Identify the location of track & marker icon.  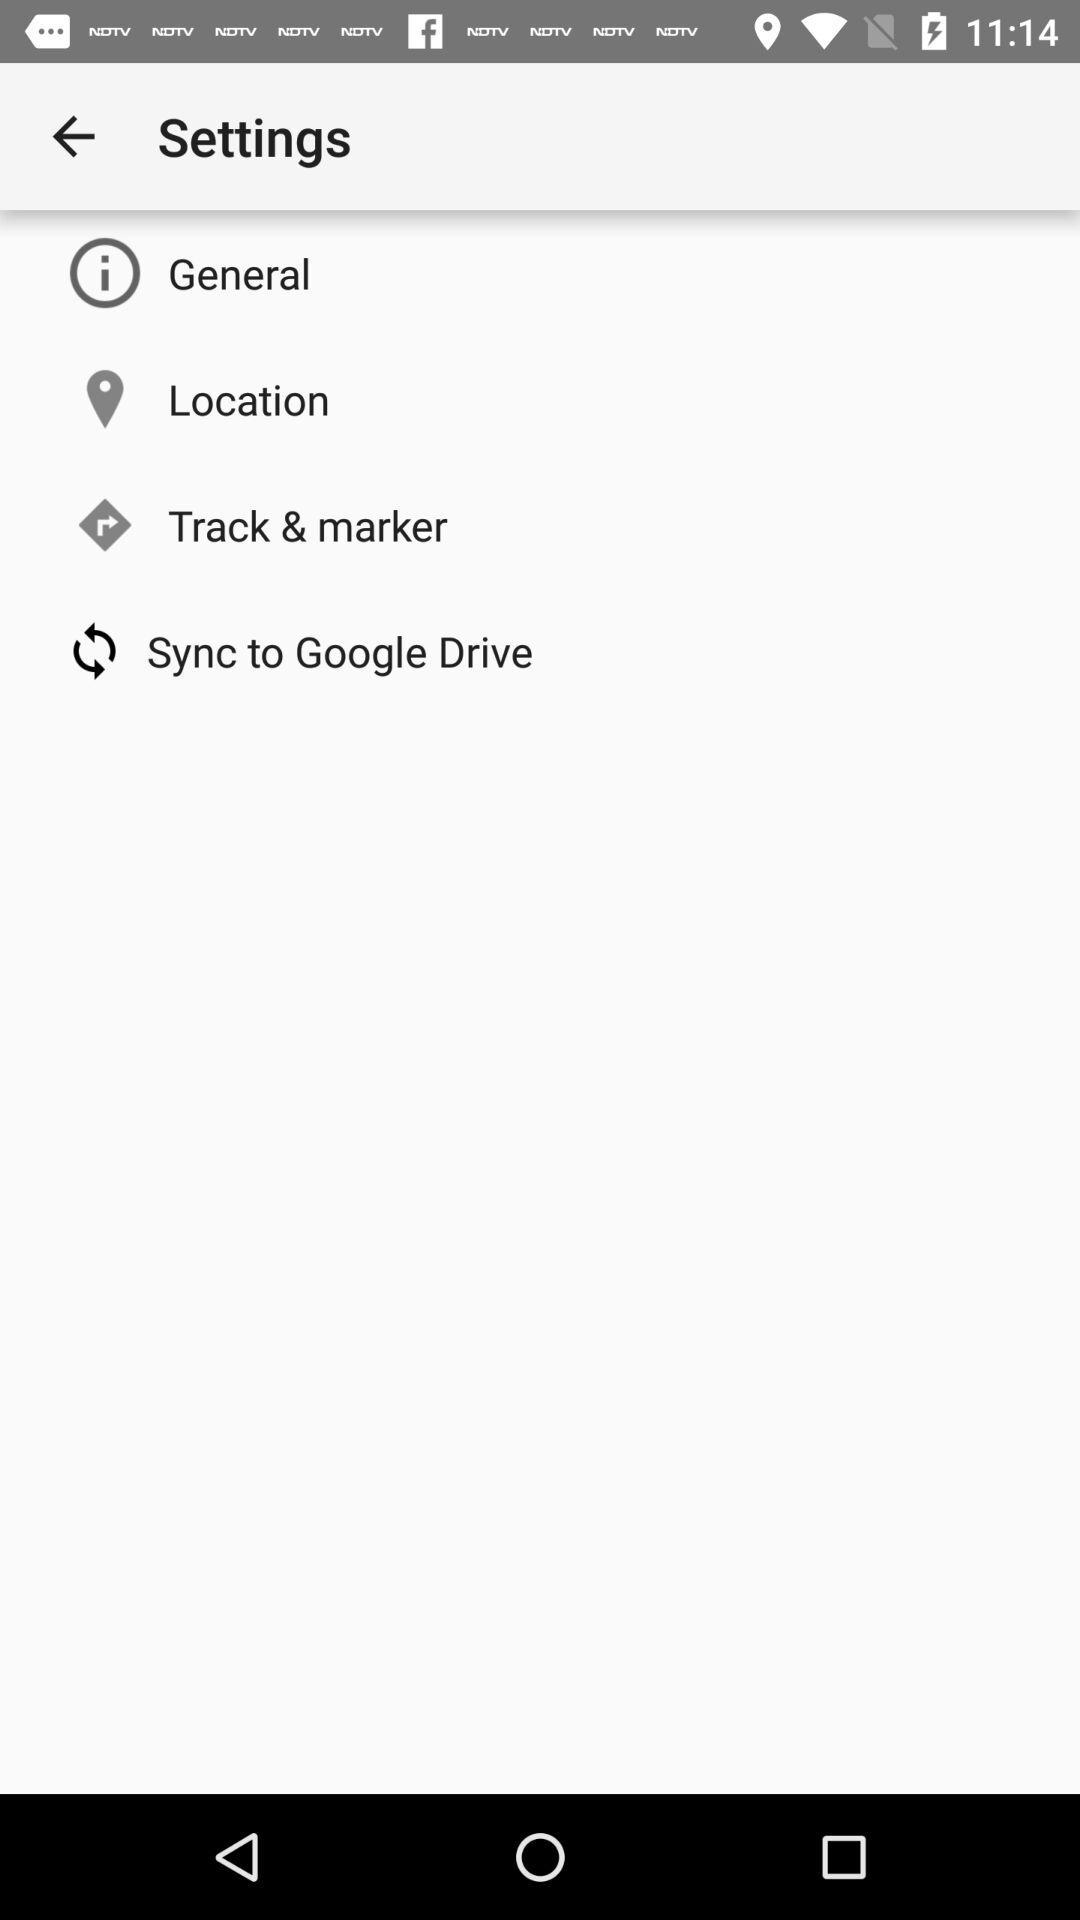
(307, 524).